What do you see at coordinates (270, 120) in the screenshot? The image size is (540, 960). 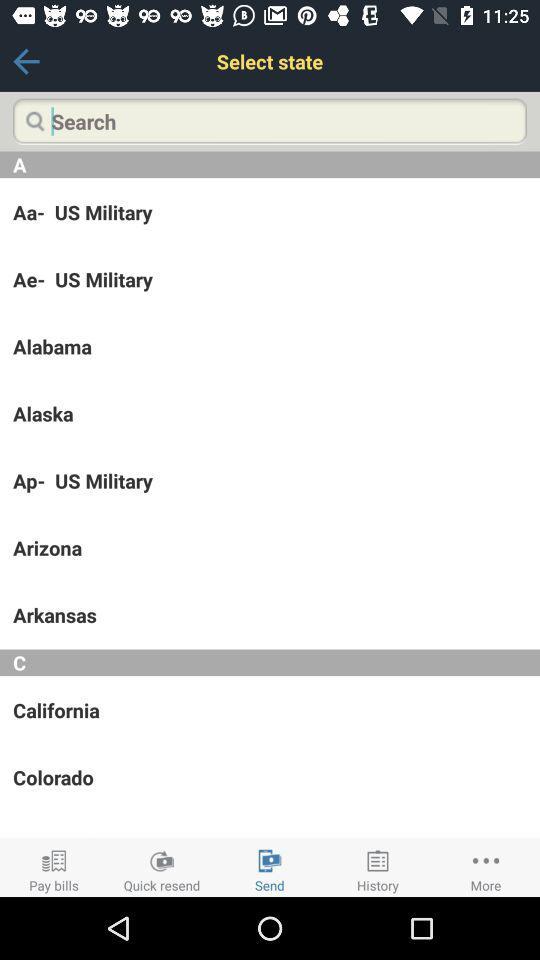 I see `search bar` at bounding box center [270, 120].